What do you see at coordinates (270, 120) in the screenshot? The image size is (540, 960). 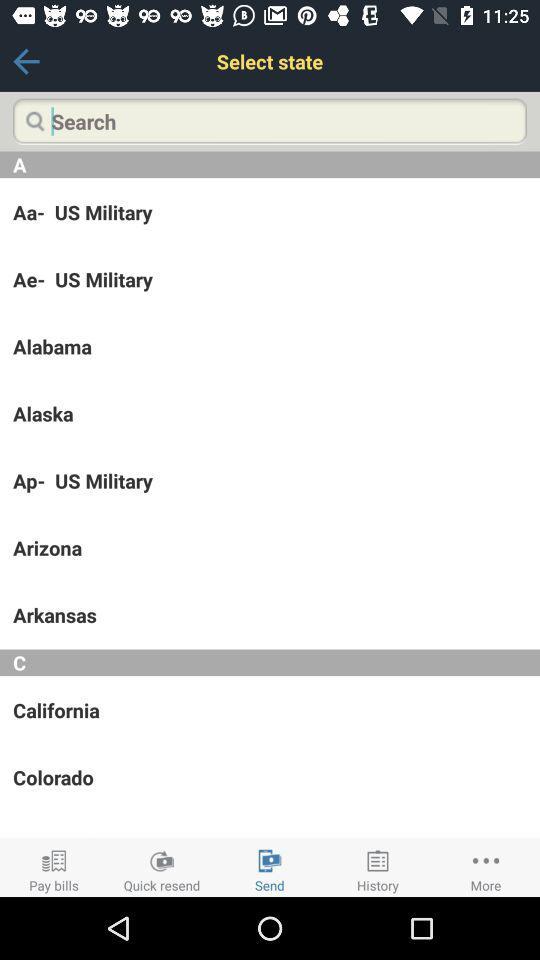 I see `search bar` at bounding box center [270, 120].